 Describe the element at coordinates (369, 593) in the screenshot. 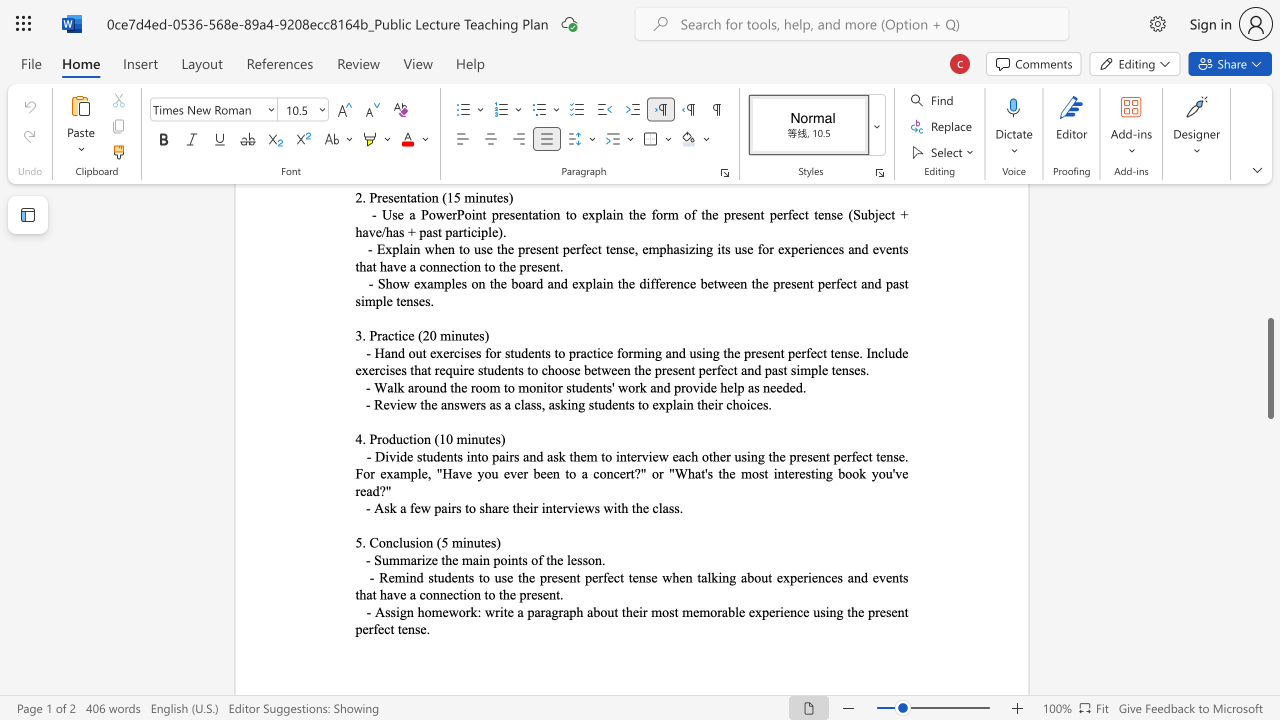

I see `the 4th character "a" in the text` at that location.